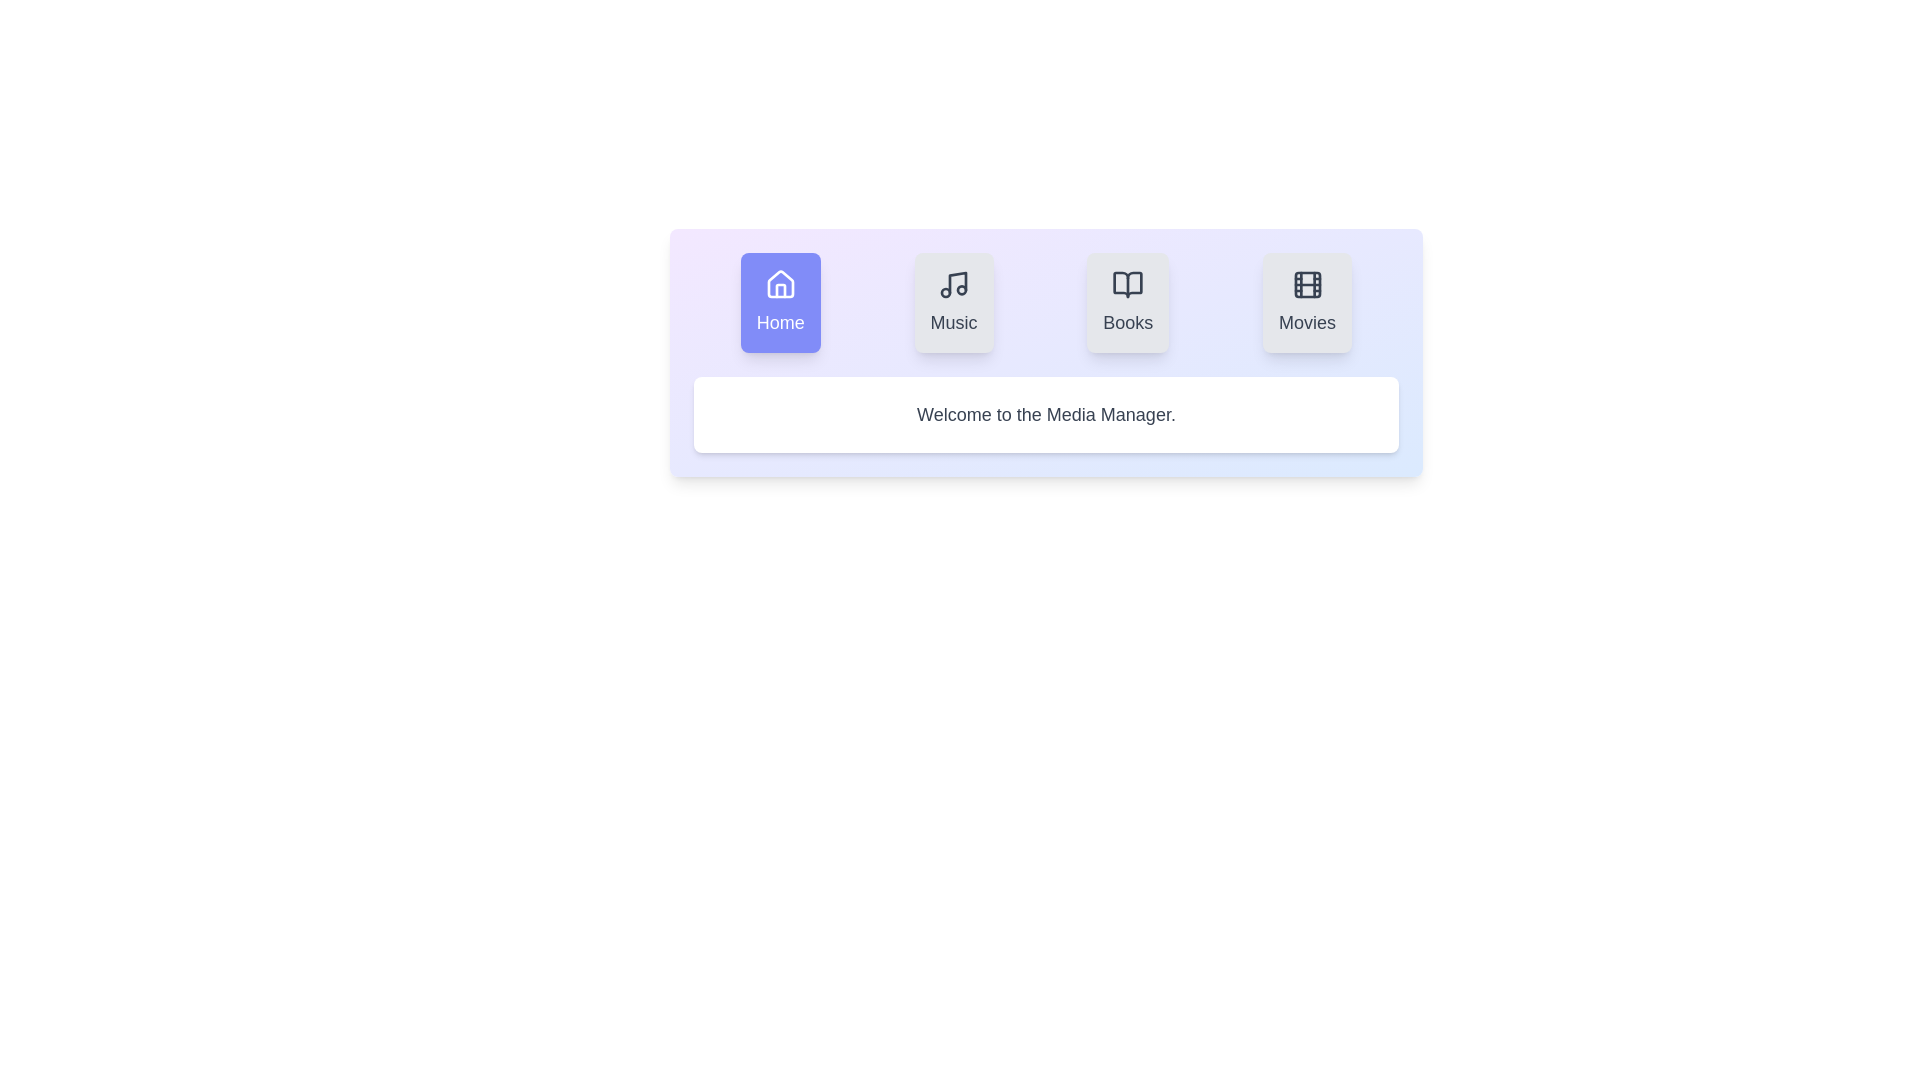  What do you see at coordinates (953, 303) in the screenshot?
I see `the Music tab to observe its hover effect` at bounding box center [953, 303].